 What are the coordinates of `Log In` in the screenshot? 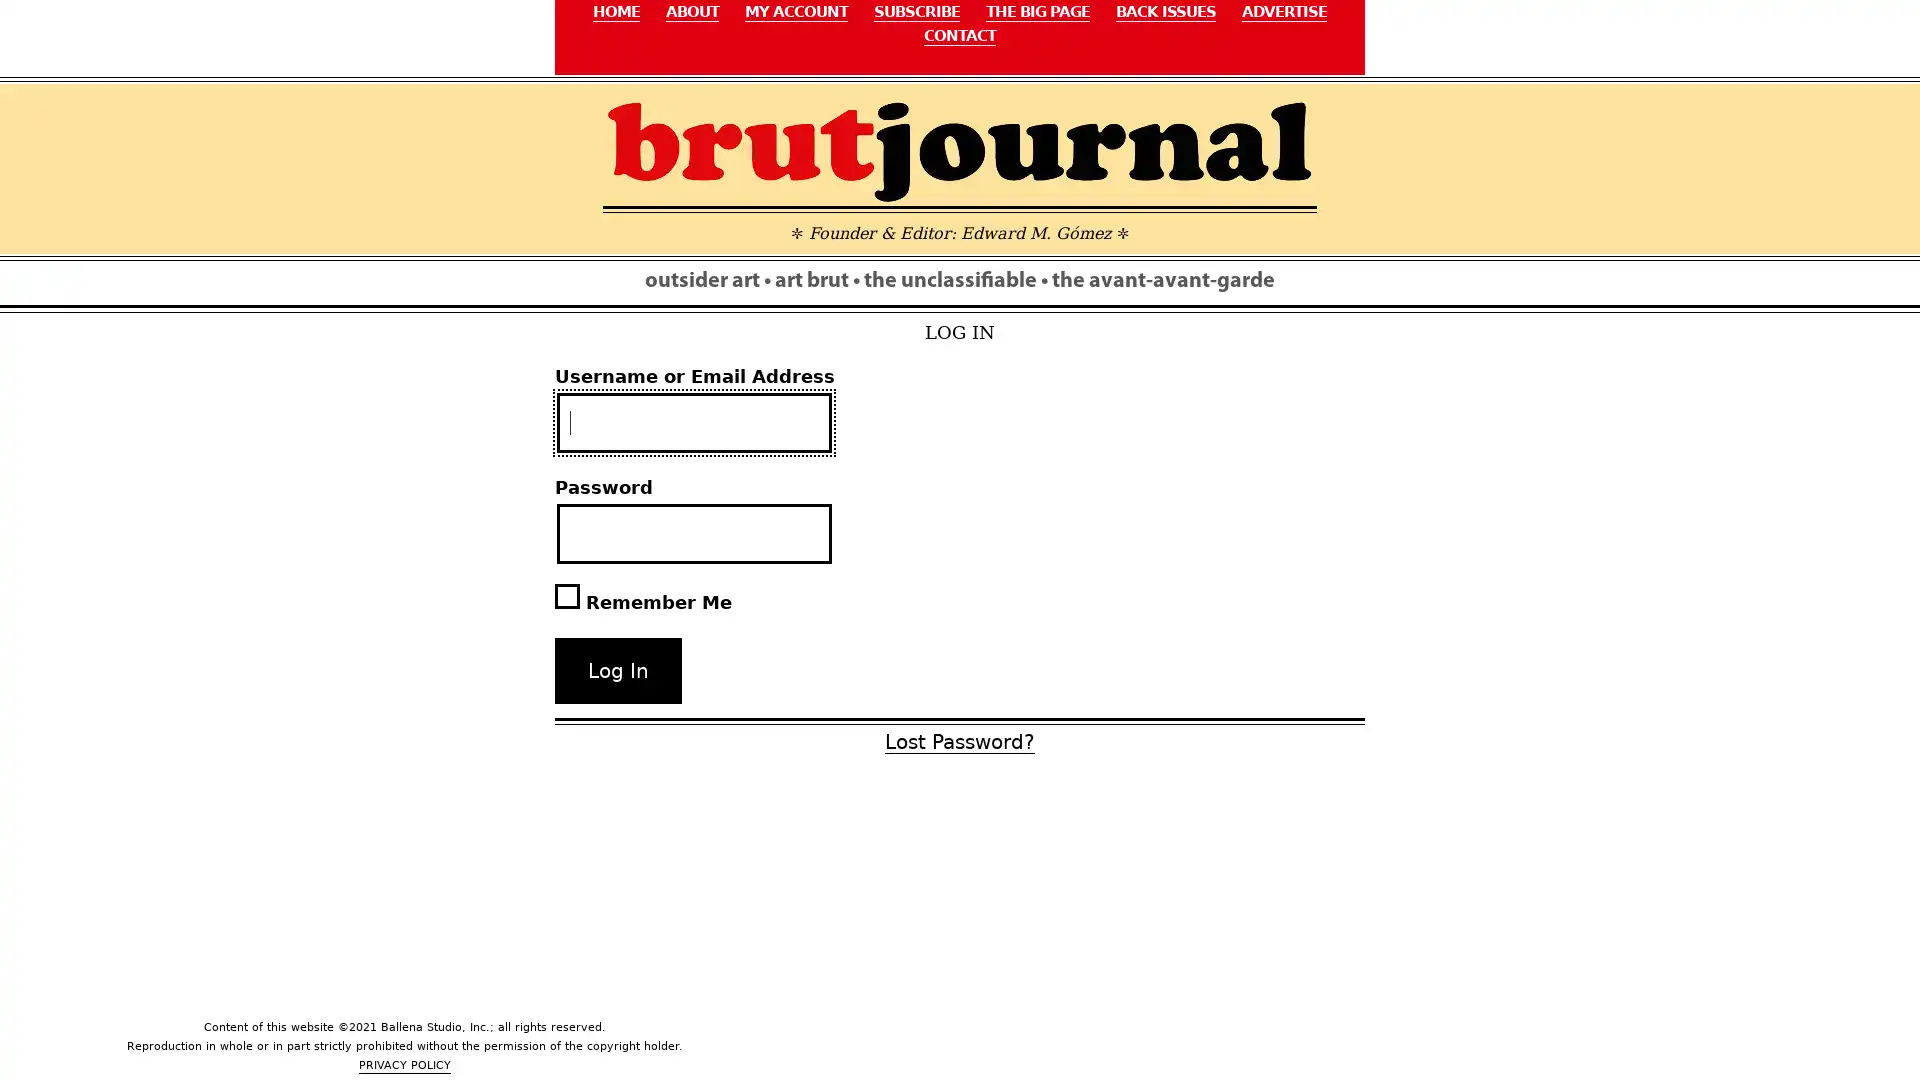 It's located at (617, 671).